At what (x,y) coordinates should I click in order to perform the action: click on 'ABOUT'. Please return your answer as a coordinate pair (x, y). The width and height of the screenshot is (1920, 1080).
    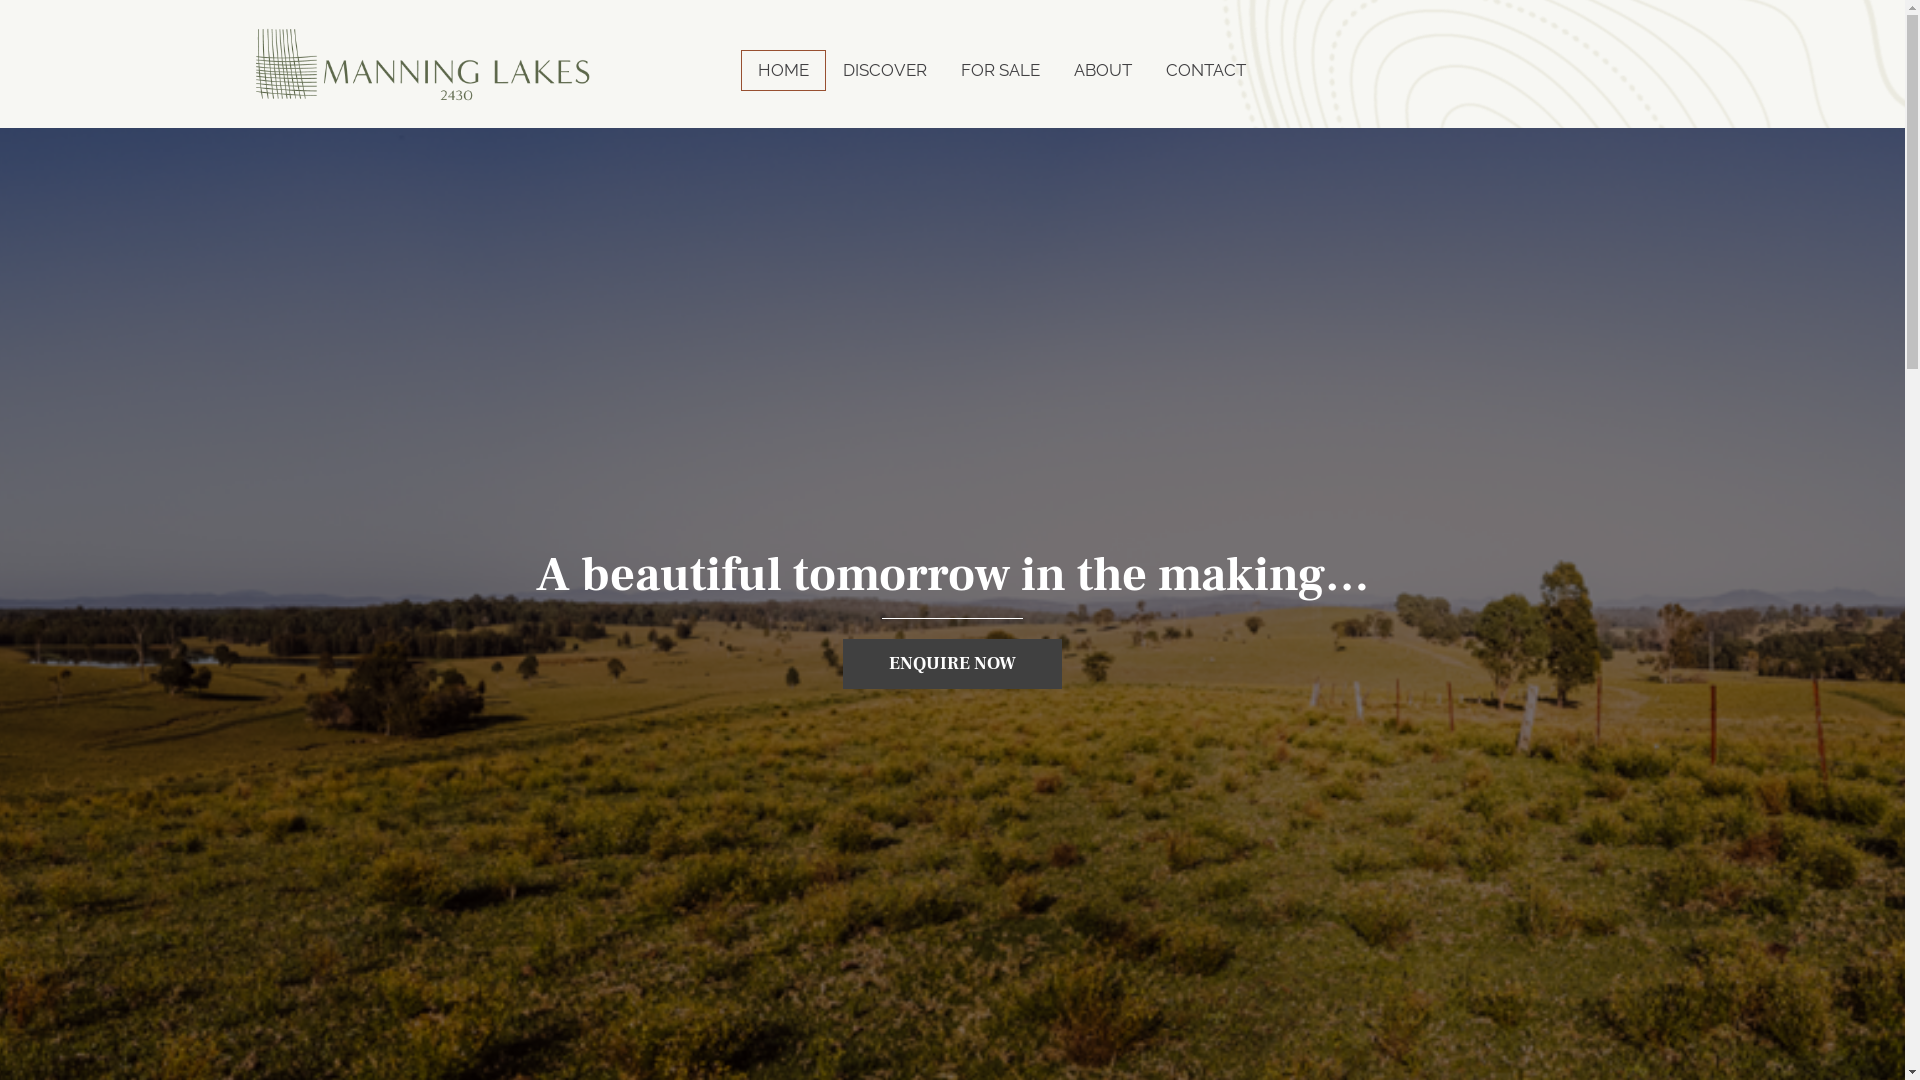
    Looking at the image, I should click on (1102, 69).